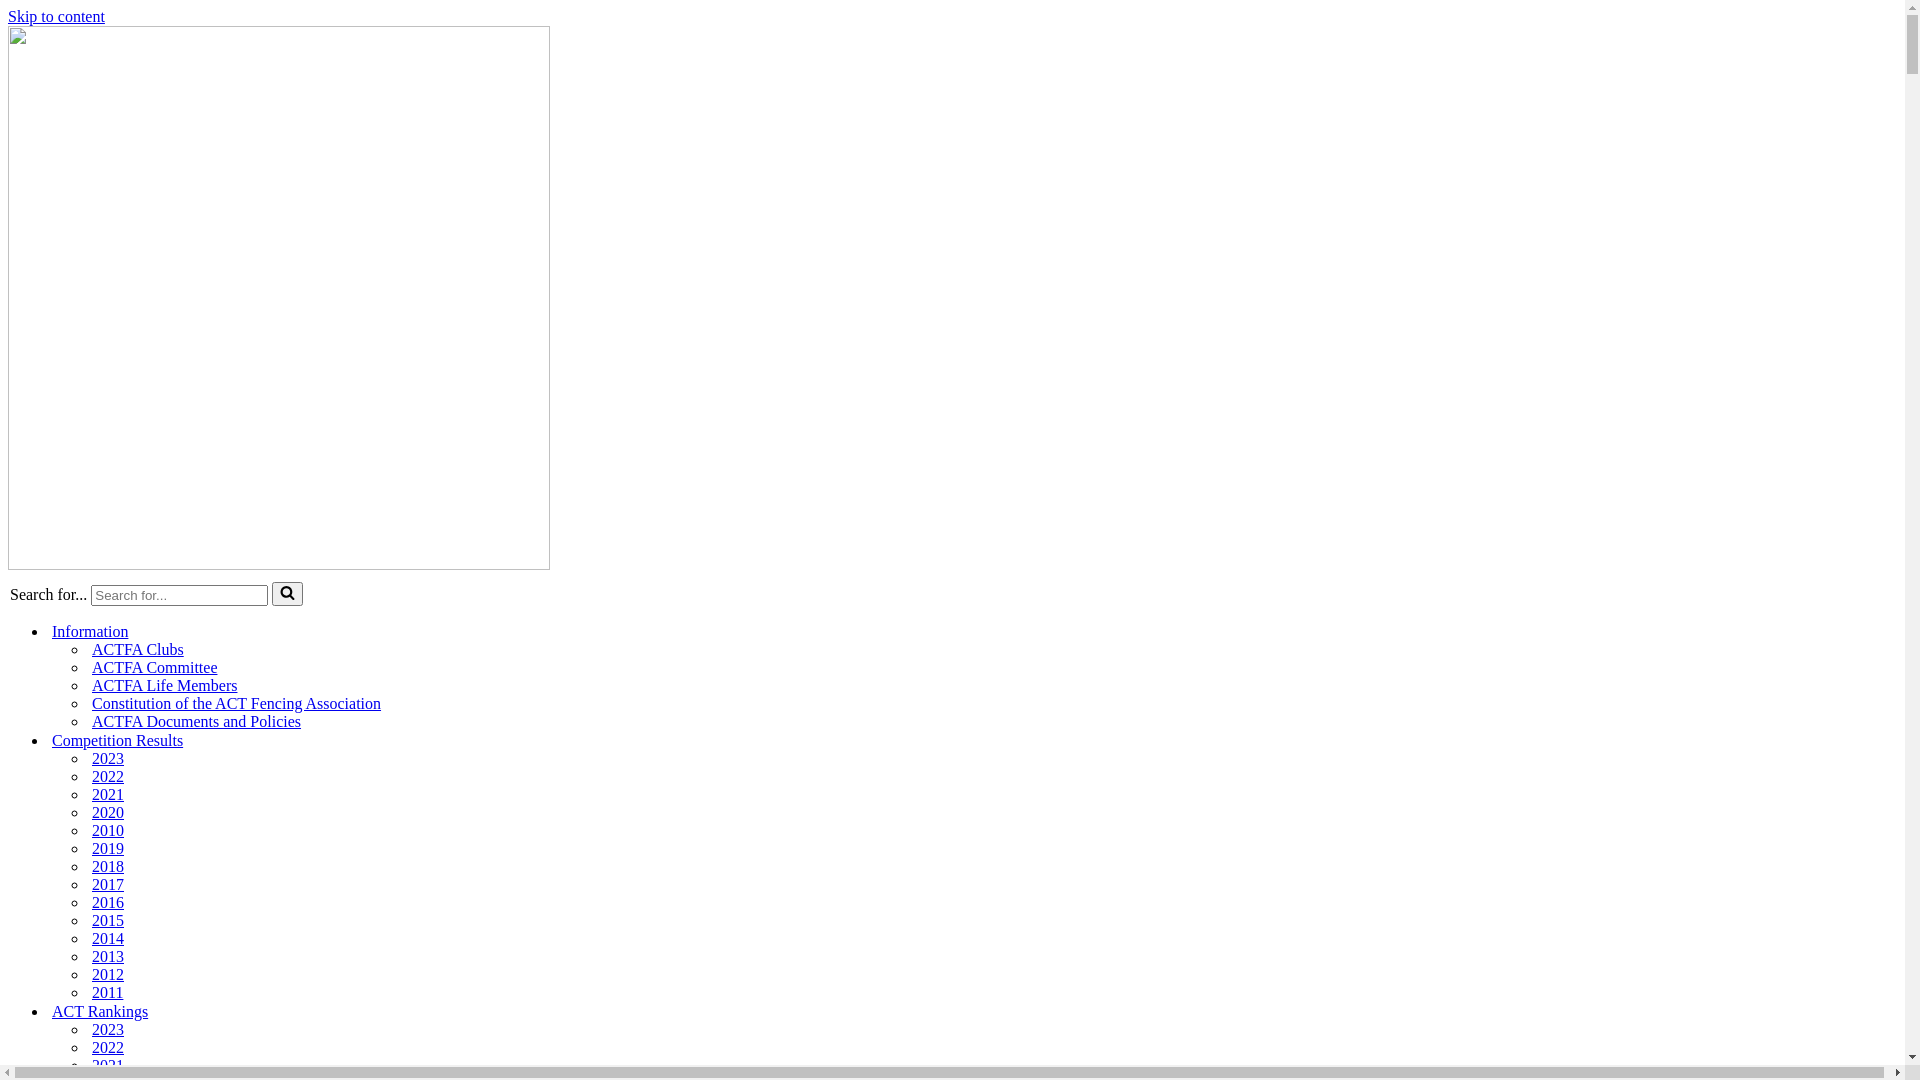 The width and height of the screenshot is (1920, 1080). I want to click on '2023', so click(107, 1029).